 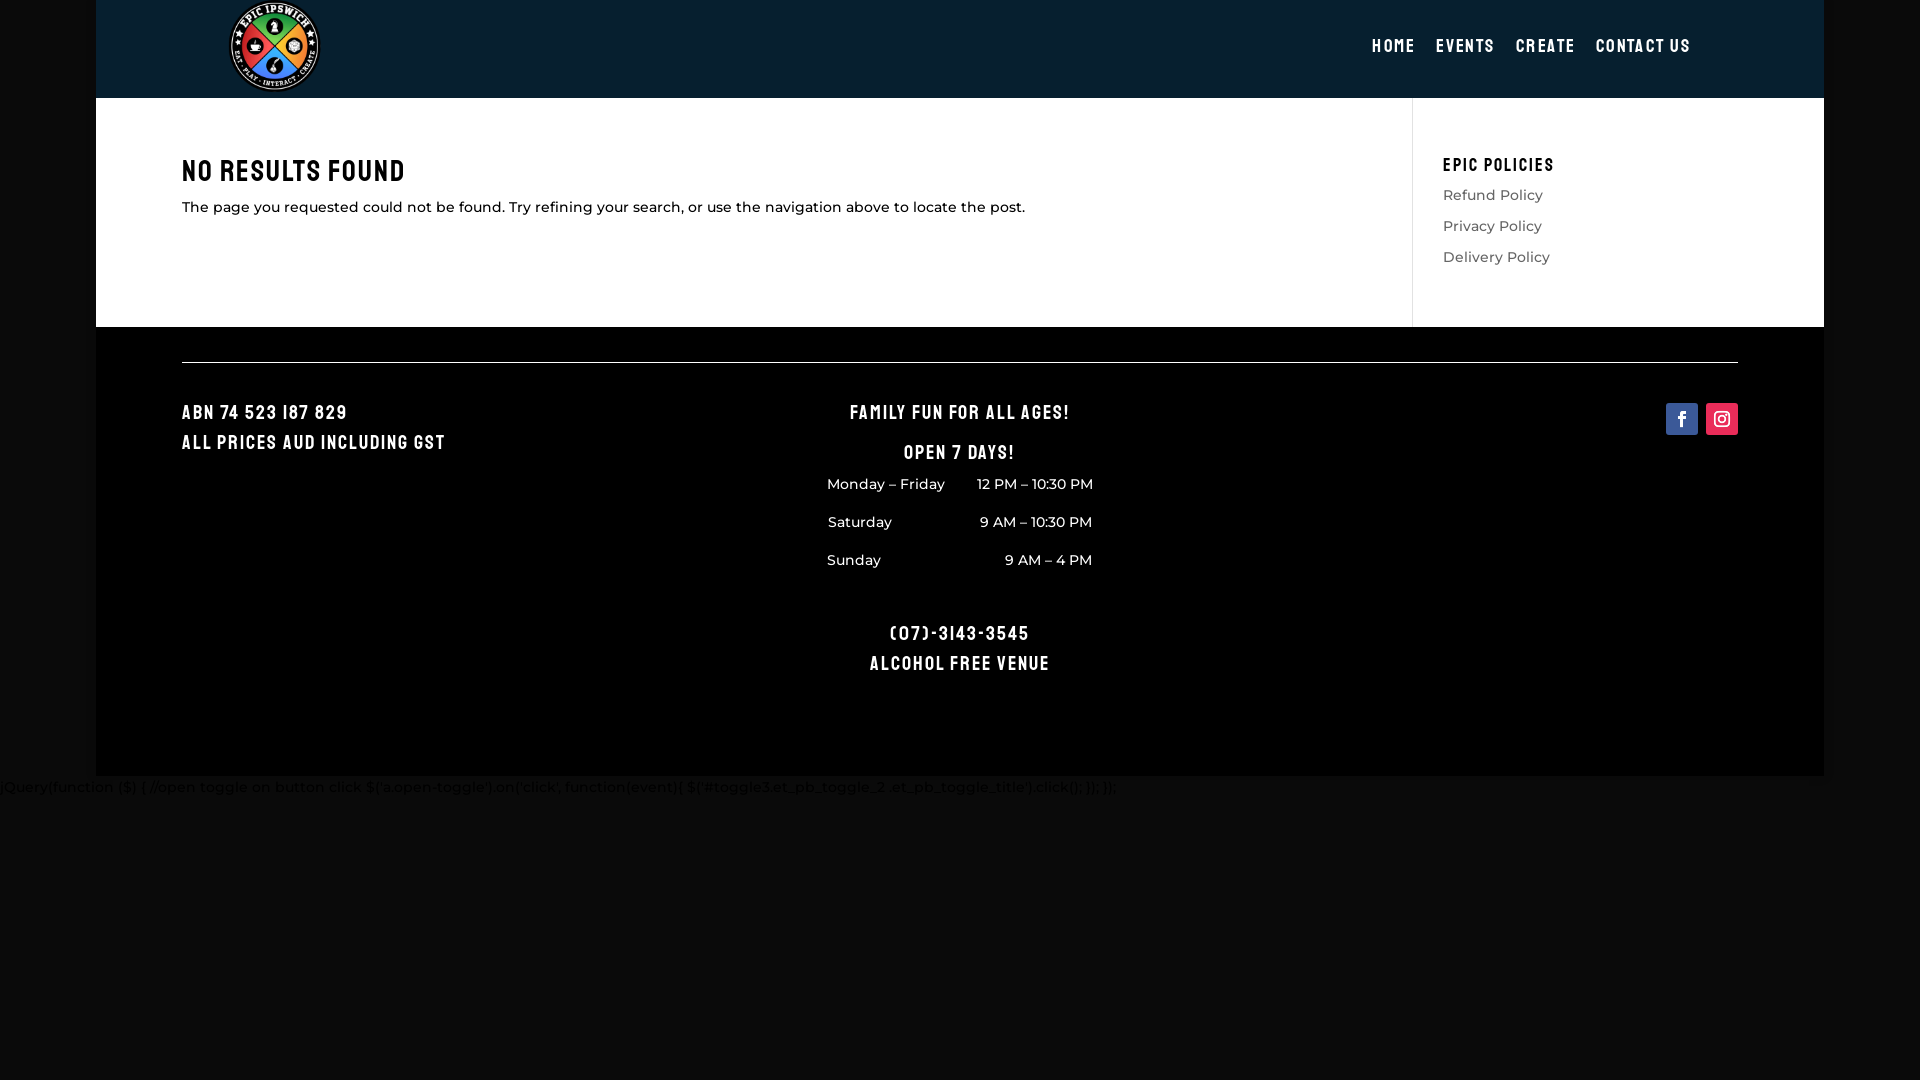 What do you see at coordinates (1467, 48) in the screenshot?
I see `'Events'` at bounding box center [1467, 48].